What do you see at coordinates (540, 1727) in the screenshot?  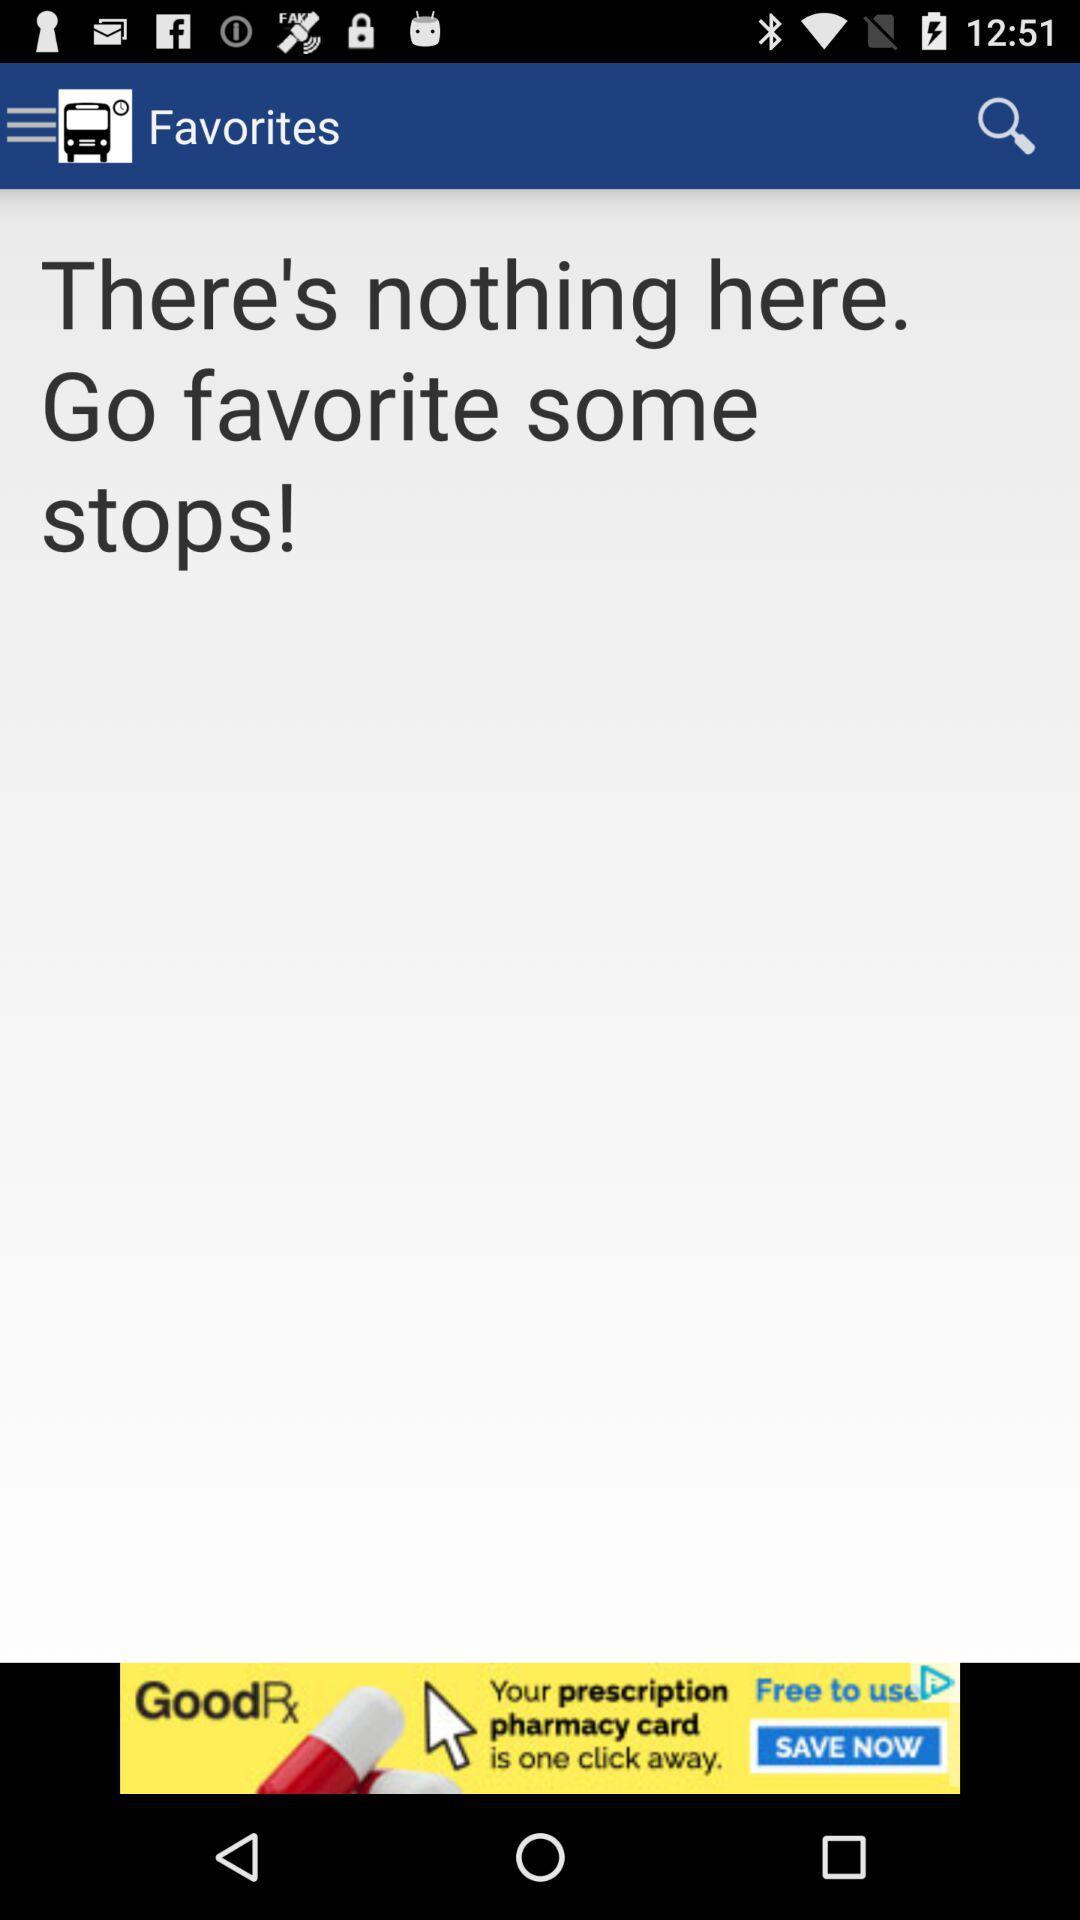 I see `click advertisement banner` at bounding box center [540, 1727].